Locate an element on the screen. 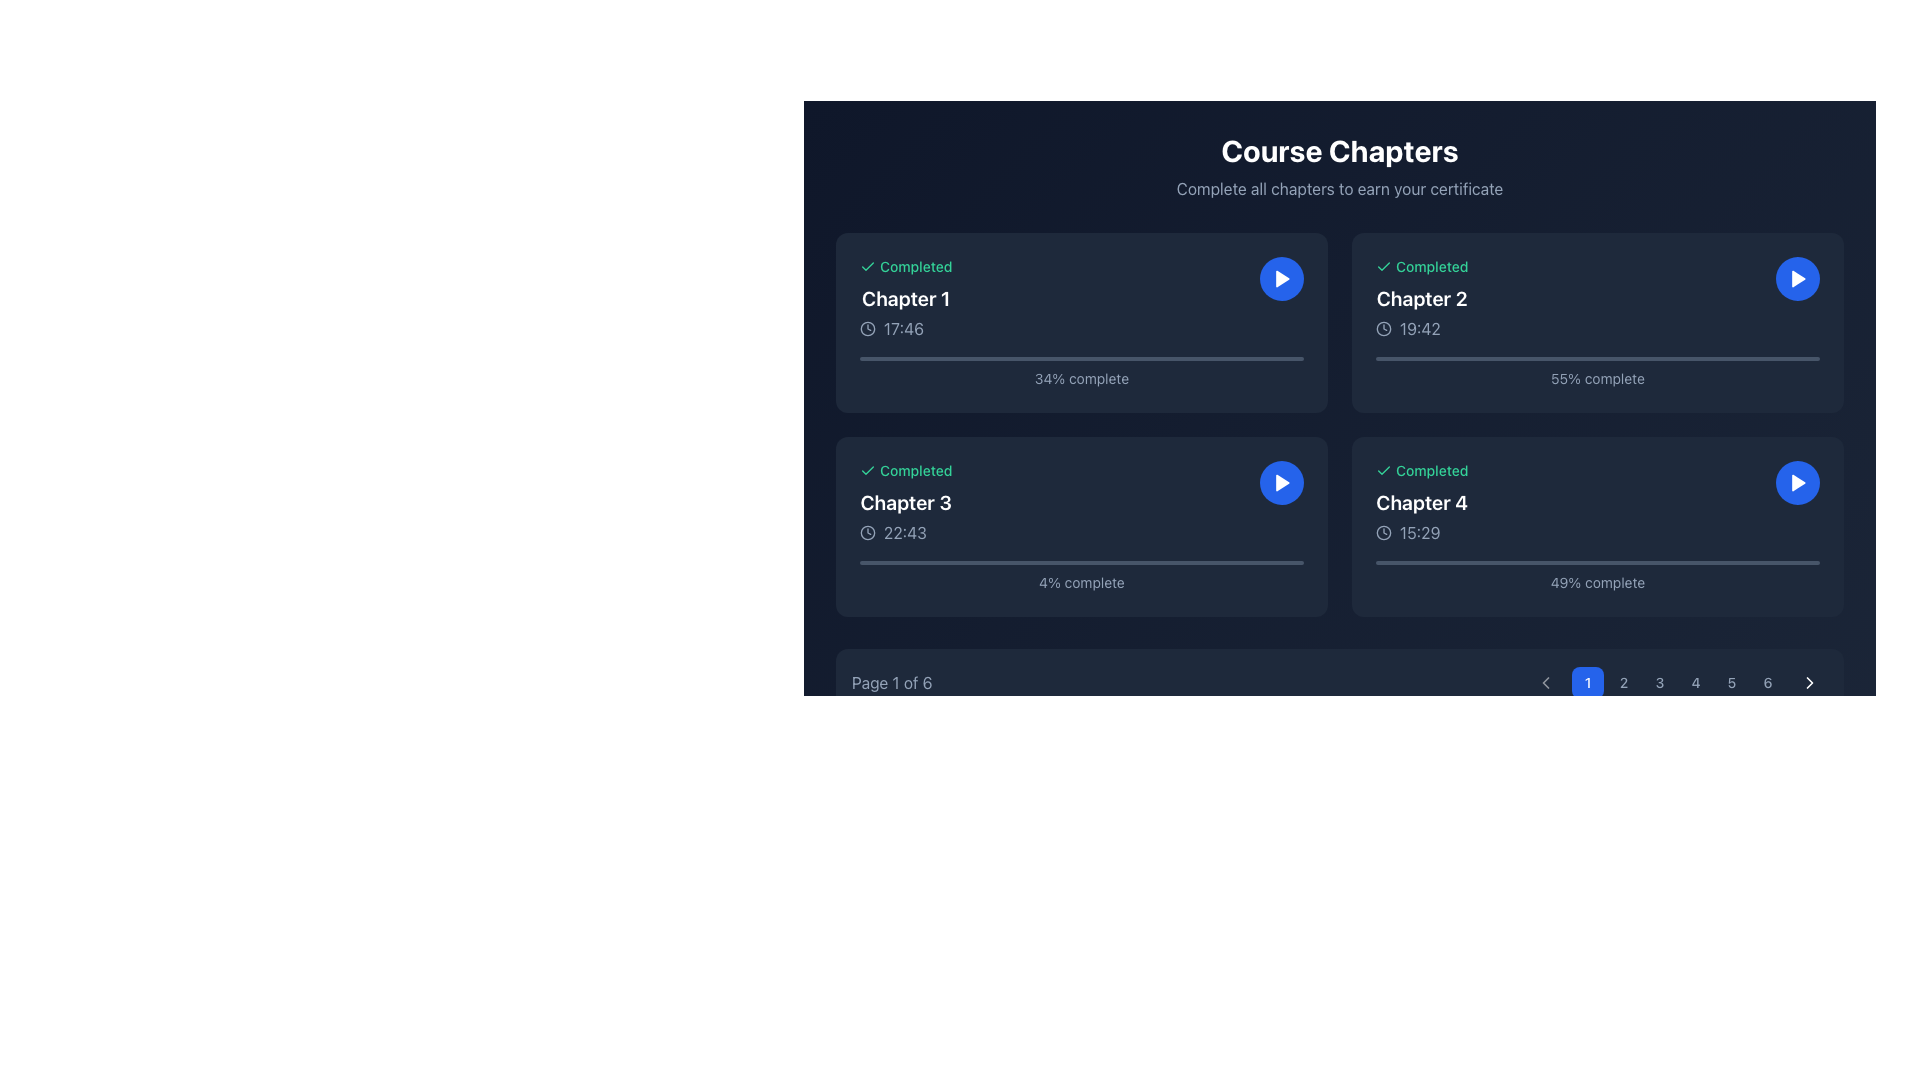 The width and height of the screenshot is (1920, 1080). the play button located in the top-right corner of the second chapter card is located at coordinates (1798, 278).